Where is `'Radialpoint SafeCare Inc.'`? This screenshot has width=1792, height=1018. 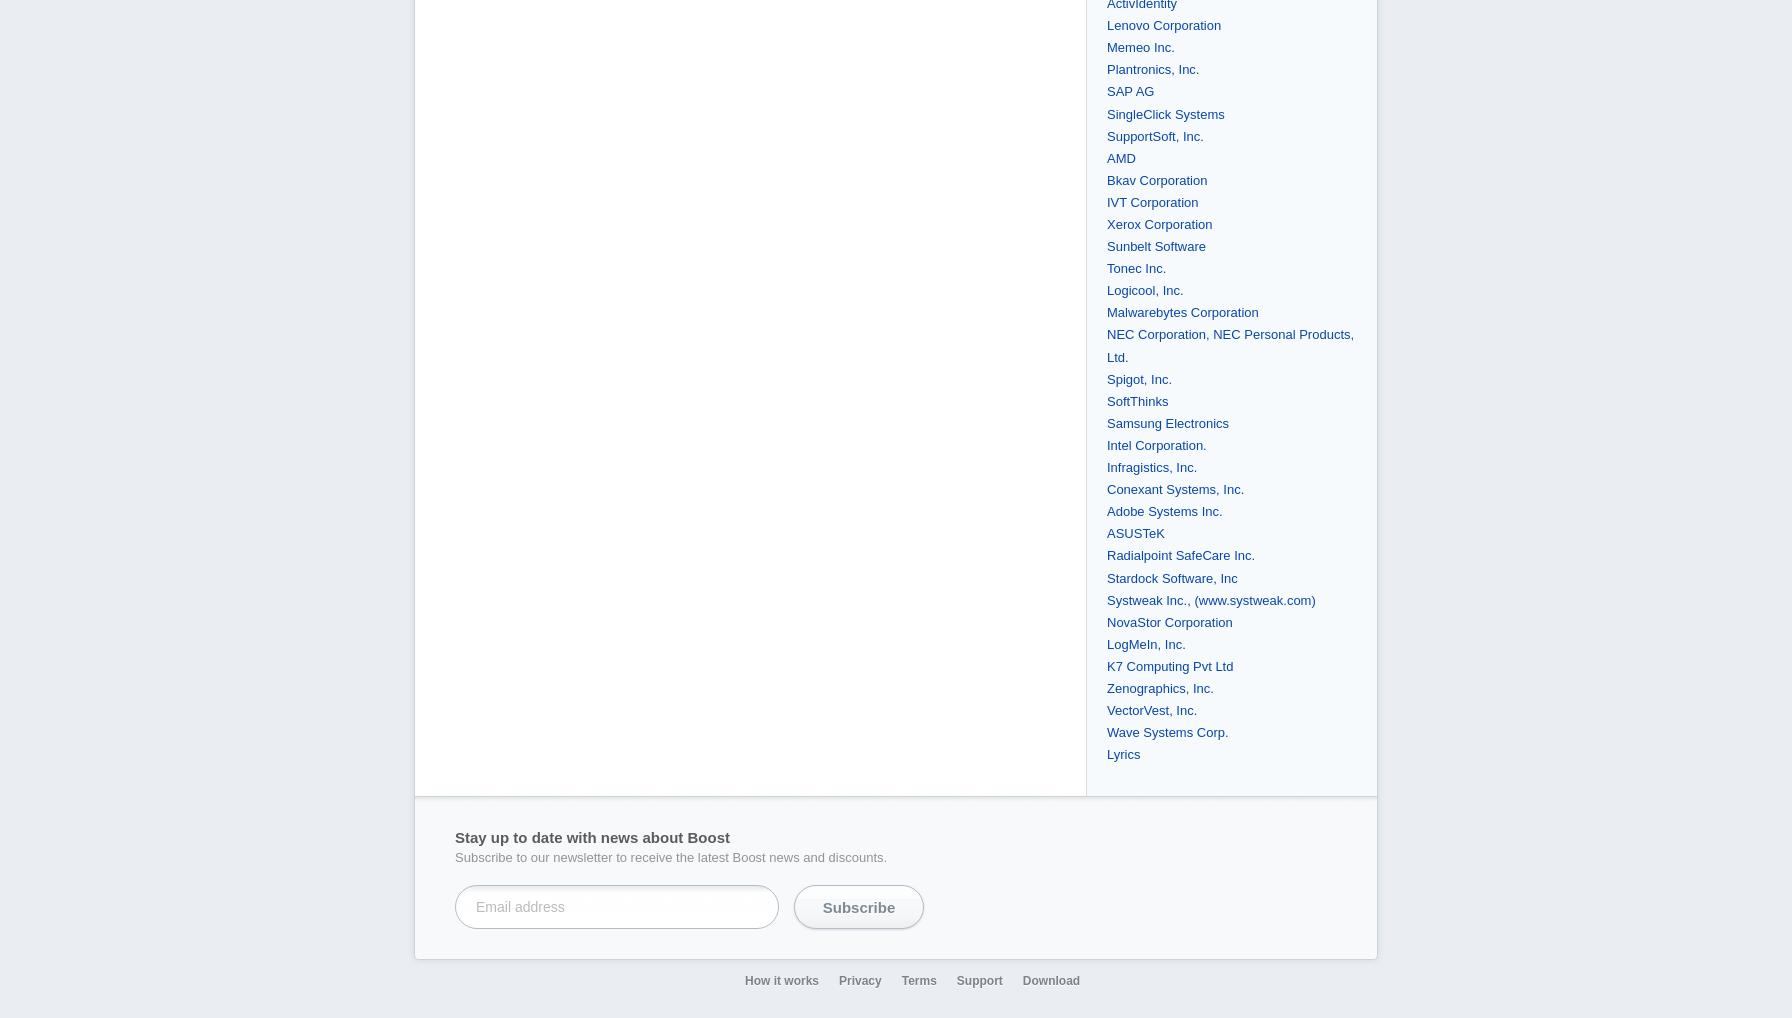 'Radialpoint SafeCare Inc.' is located at coordinates (1180, 554).